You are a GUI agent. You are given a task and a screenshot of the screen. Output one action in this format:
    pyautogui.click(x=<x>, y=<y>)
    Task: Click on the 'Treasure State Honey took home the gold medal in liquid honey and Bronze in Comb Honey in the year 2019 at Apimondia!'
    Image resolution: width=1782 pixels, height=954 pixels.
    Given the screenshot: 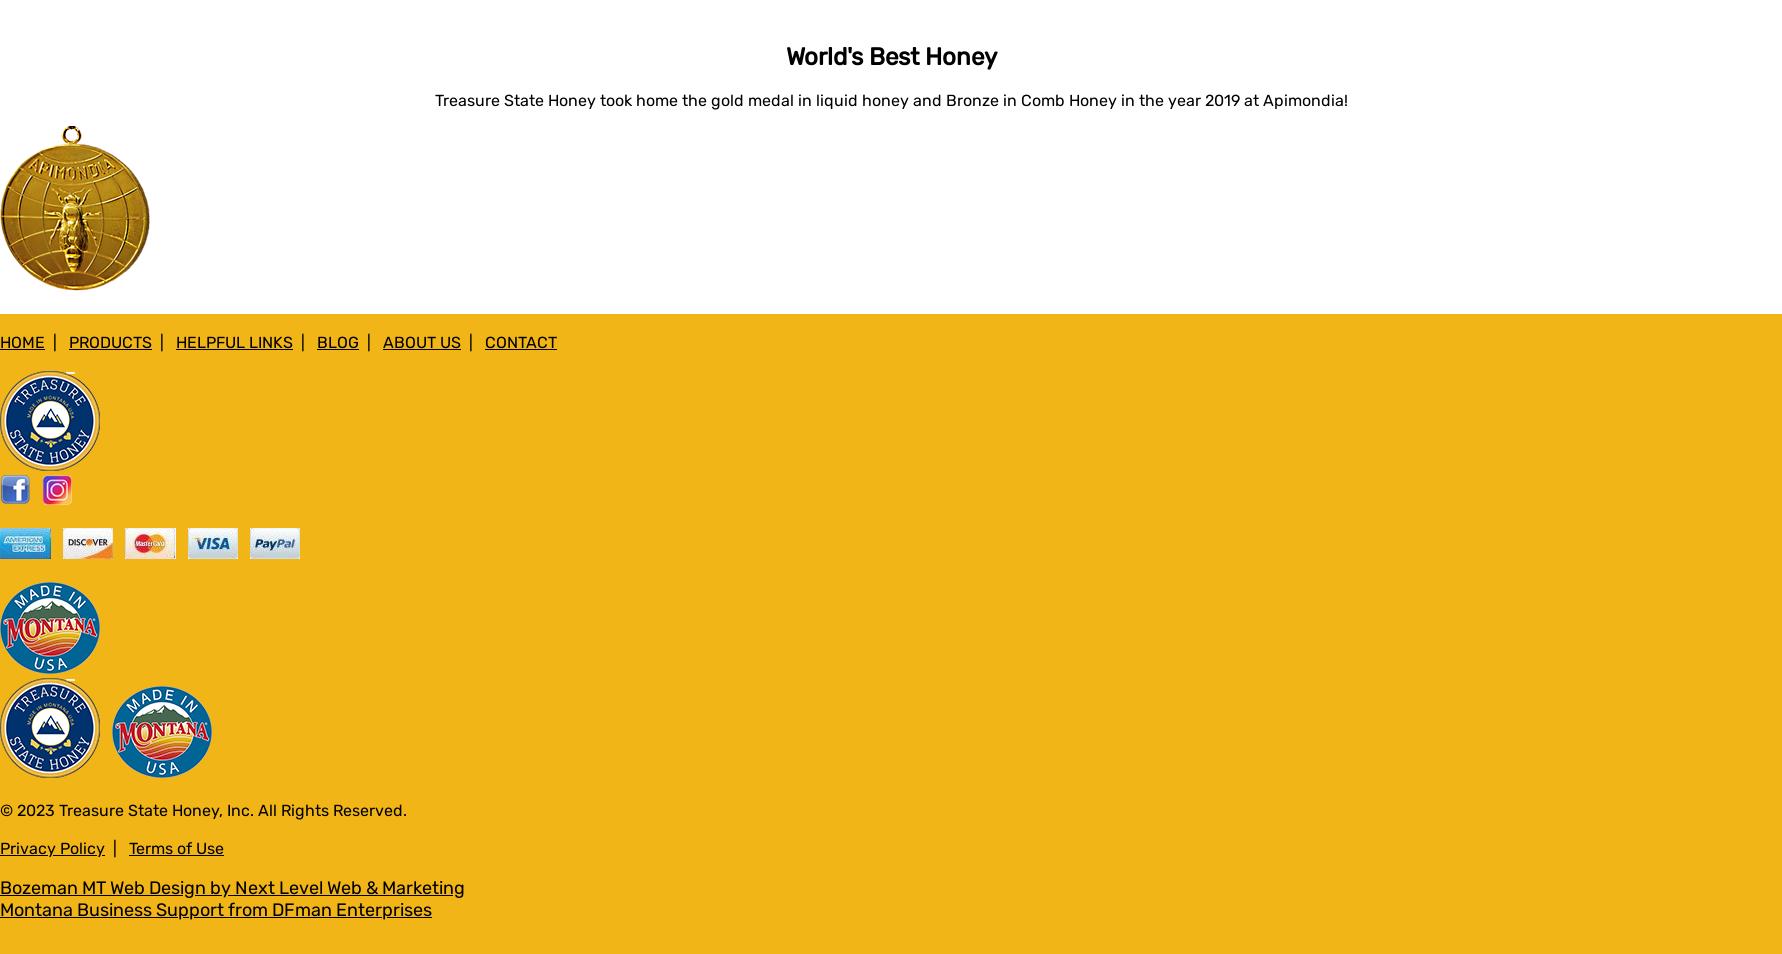 What is the action you would take?
    pyautogui.click(x=889, y=98)
    